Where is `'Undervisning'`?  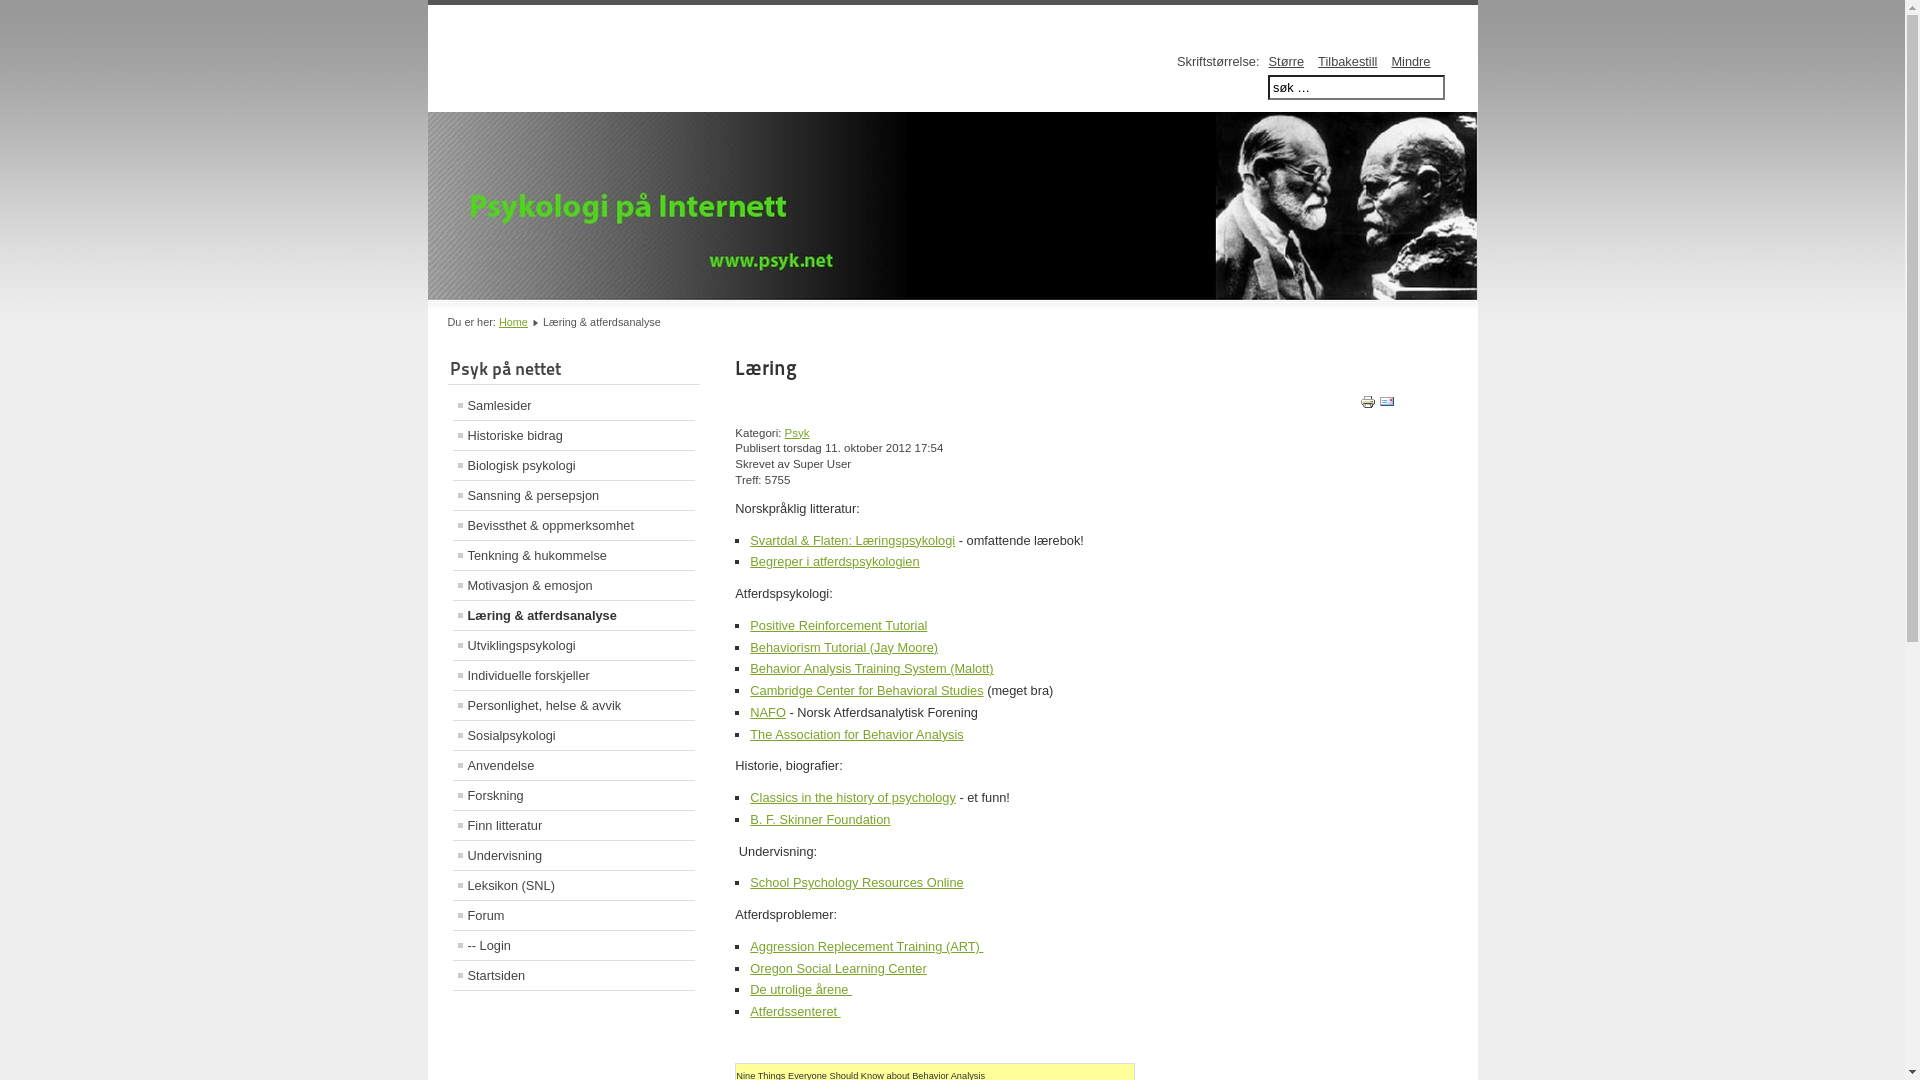
'Undervisning' is located at coordinates (572, 855).